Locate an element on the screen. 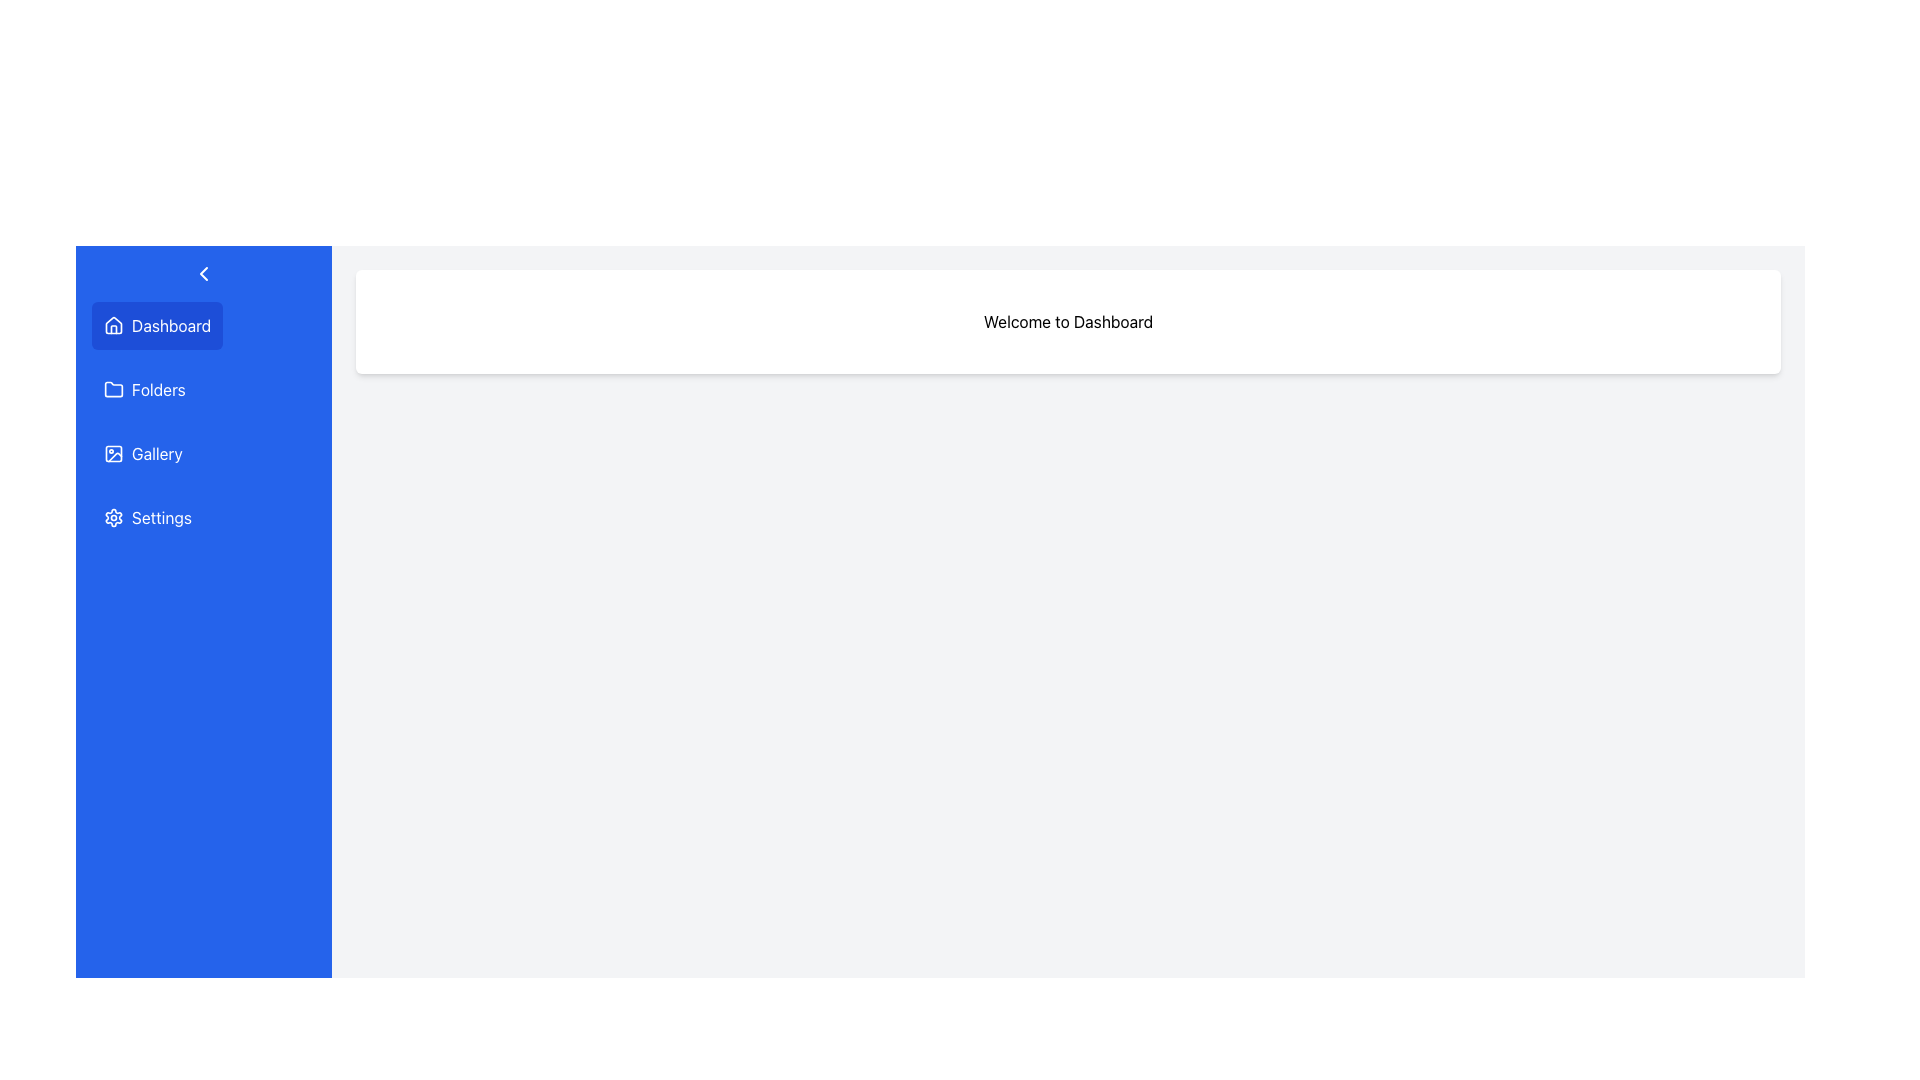  the cogwheel icon in the vertical menu on the left side, which serves as a visual indicator for the settings option is located at coordinates (113, 515).